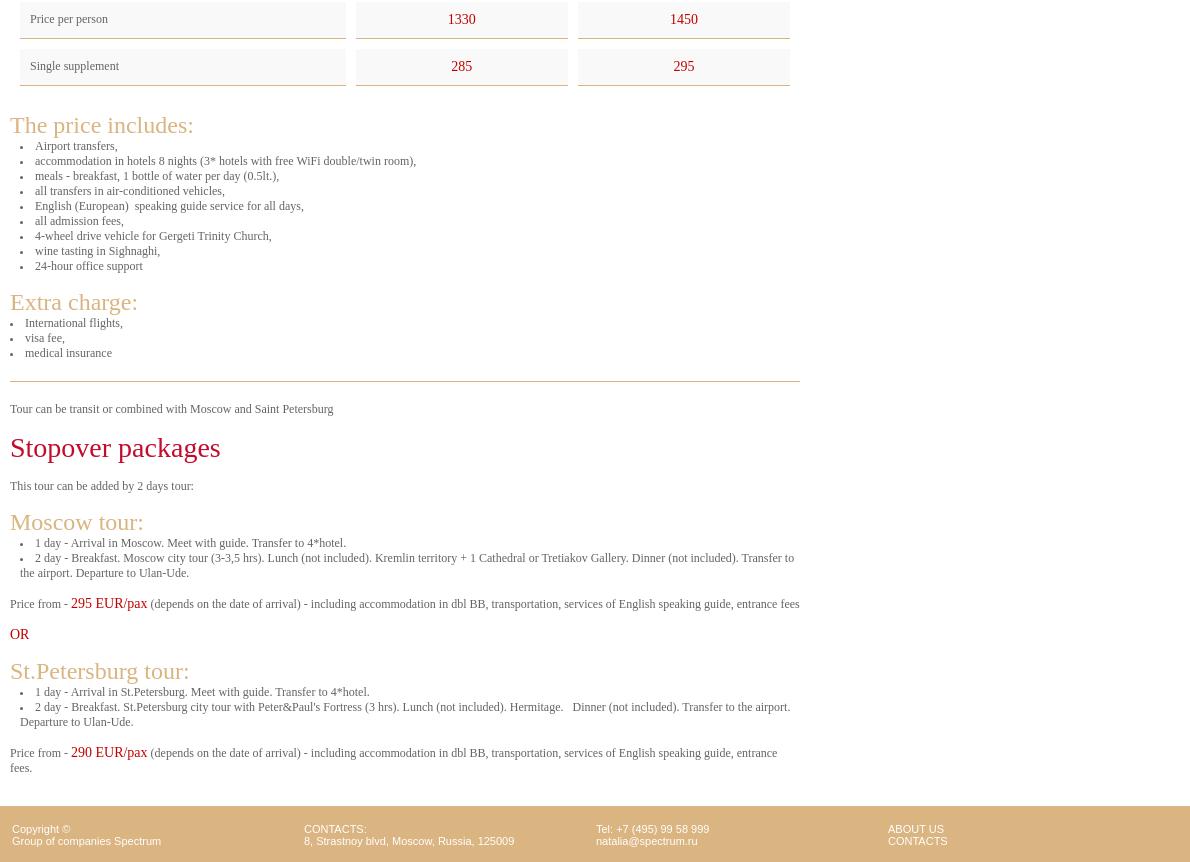 This screenshot has height=862, width=1190. What do you see at coordinates (393, 760) in the screenshot?
I see `'(depends on the date of arrival) - including accommodation in dbl BB, transportation, services of English speaking guide, entrance fees.'` at bounding box center [393, 760].